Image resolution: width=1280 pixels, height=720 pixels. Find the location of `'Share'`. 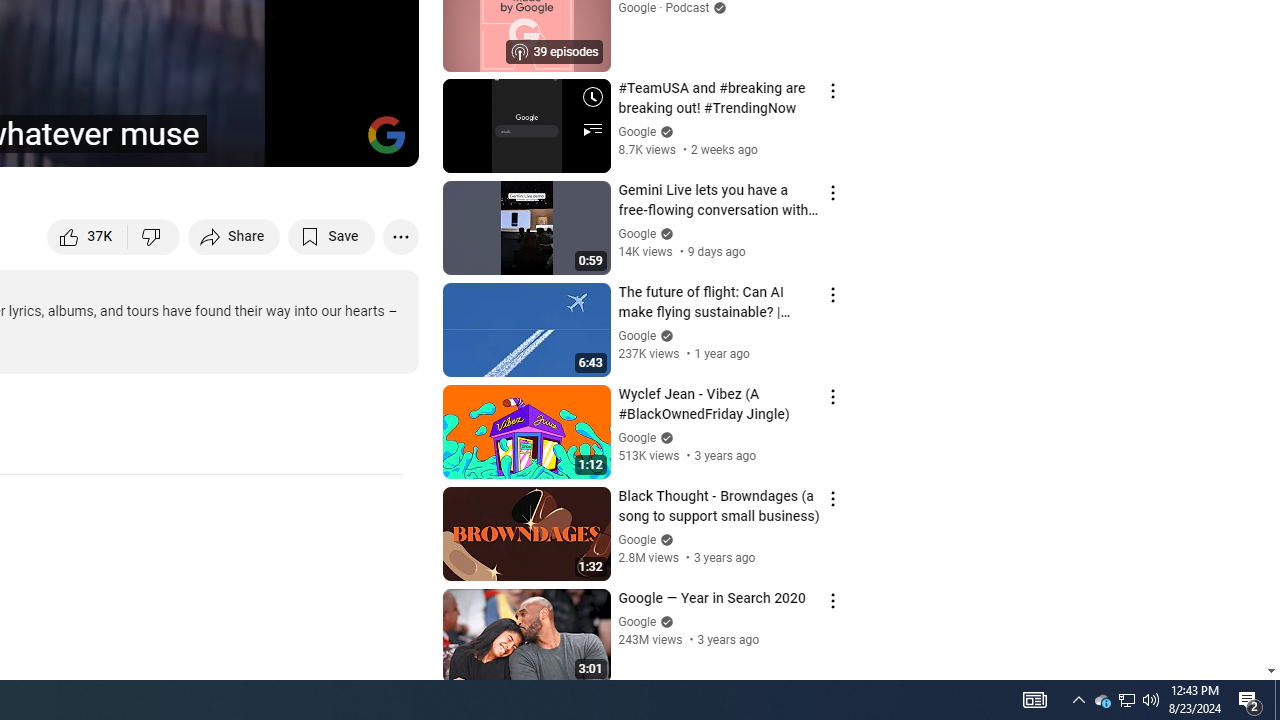

'Share' is located at coordinates (234, 235).